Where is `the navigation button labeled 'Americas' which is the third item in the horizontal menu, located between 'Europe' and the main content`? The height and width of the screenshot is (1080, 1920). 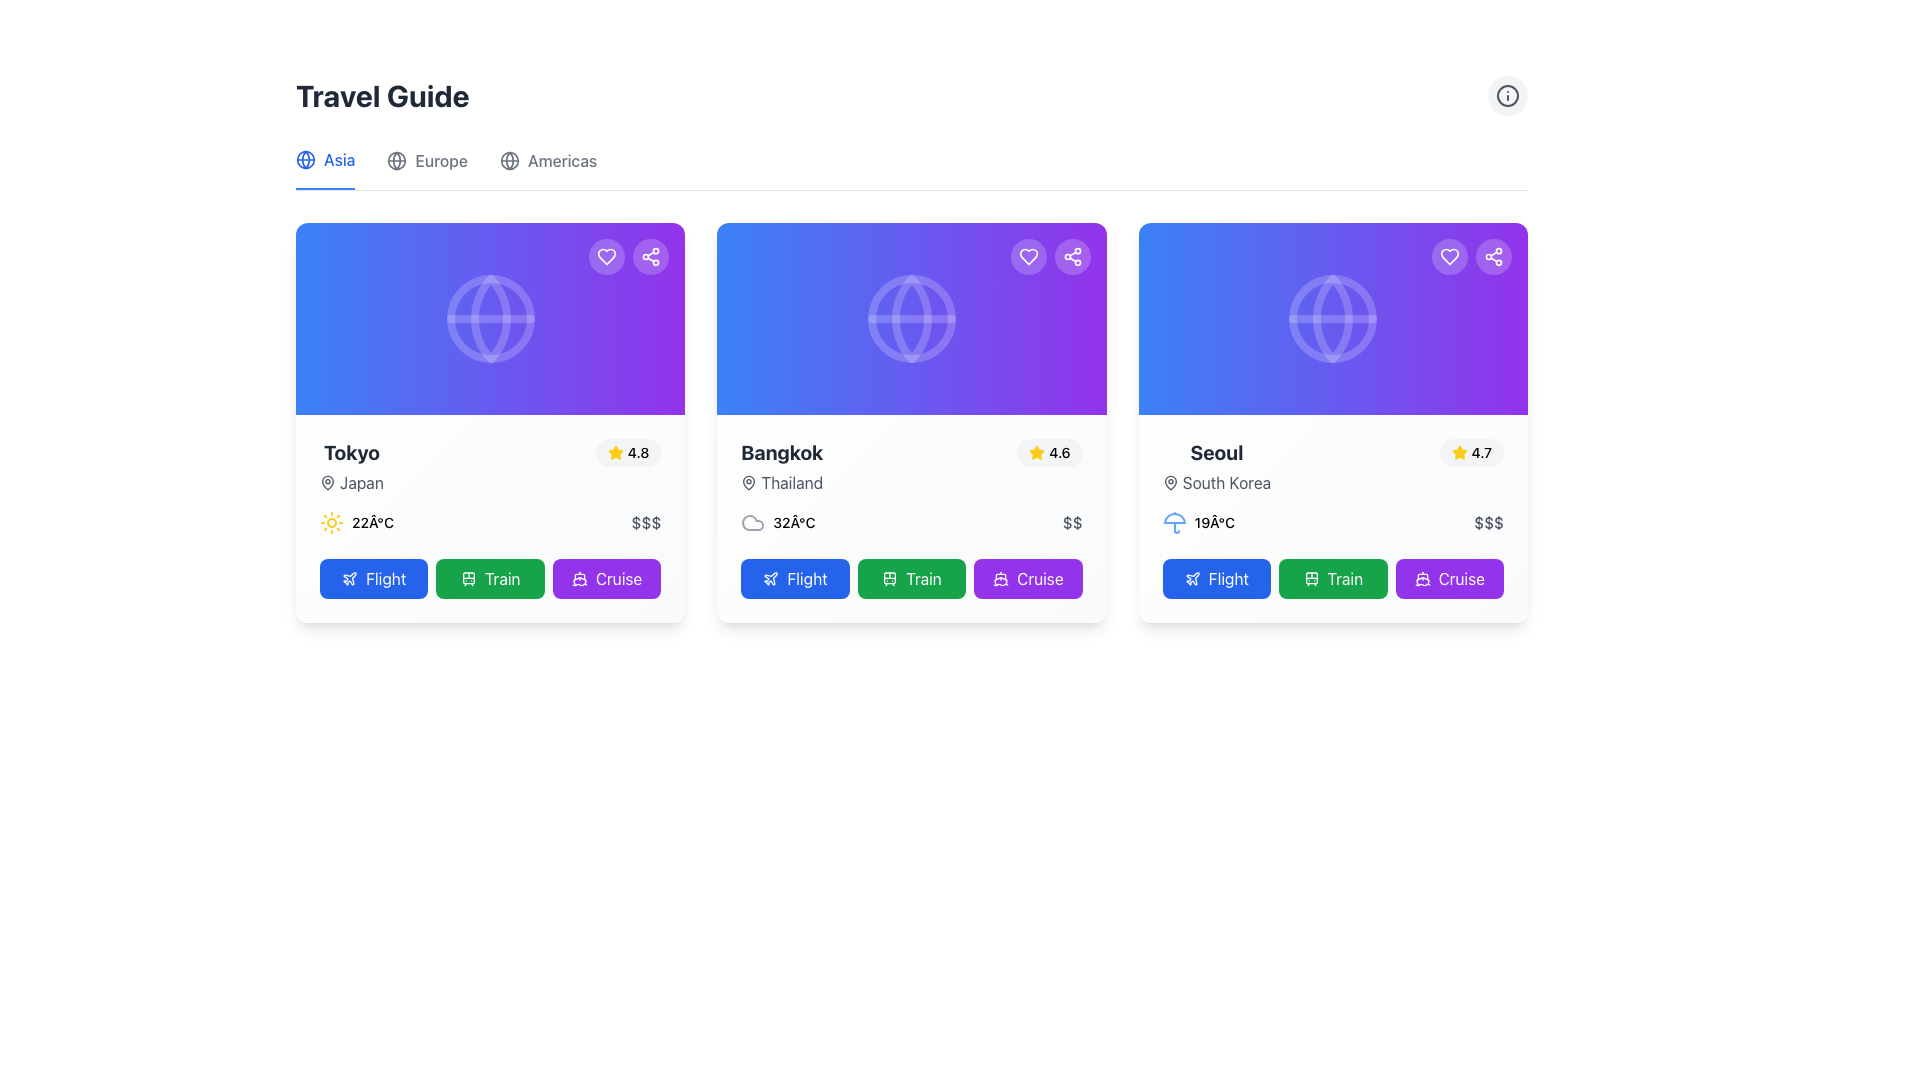
the navigation button labeled 'Americas' which is the third item in the horizontal menu, located between 'Europe' and the main content is located at coordinates (548, 168).